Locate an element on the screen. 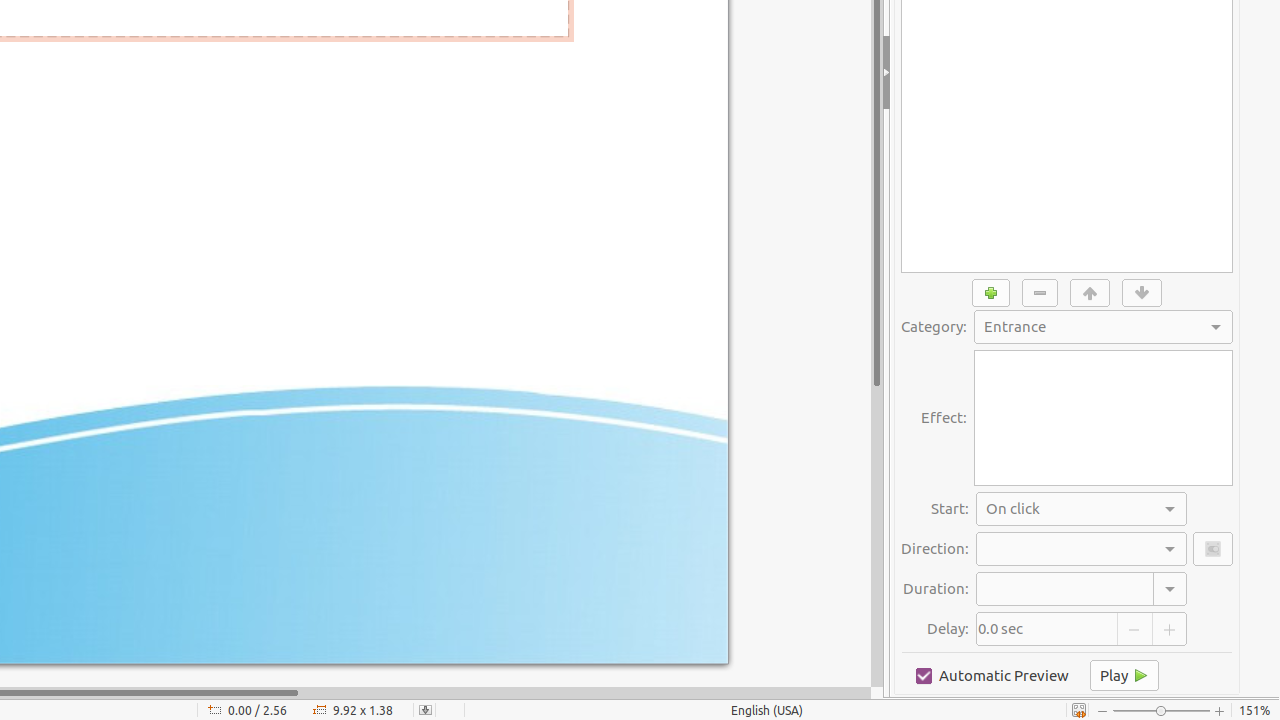 The width and height of the screenshot is (1280, 720). 'Move Up' is located at coordinates (1089, 292).